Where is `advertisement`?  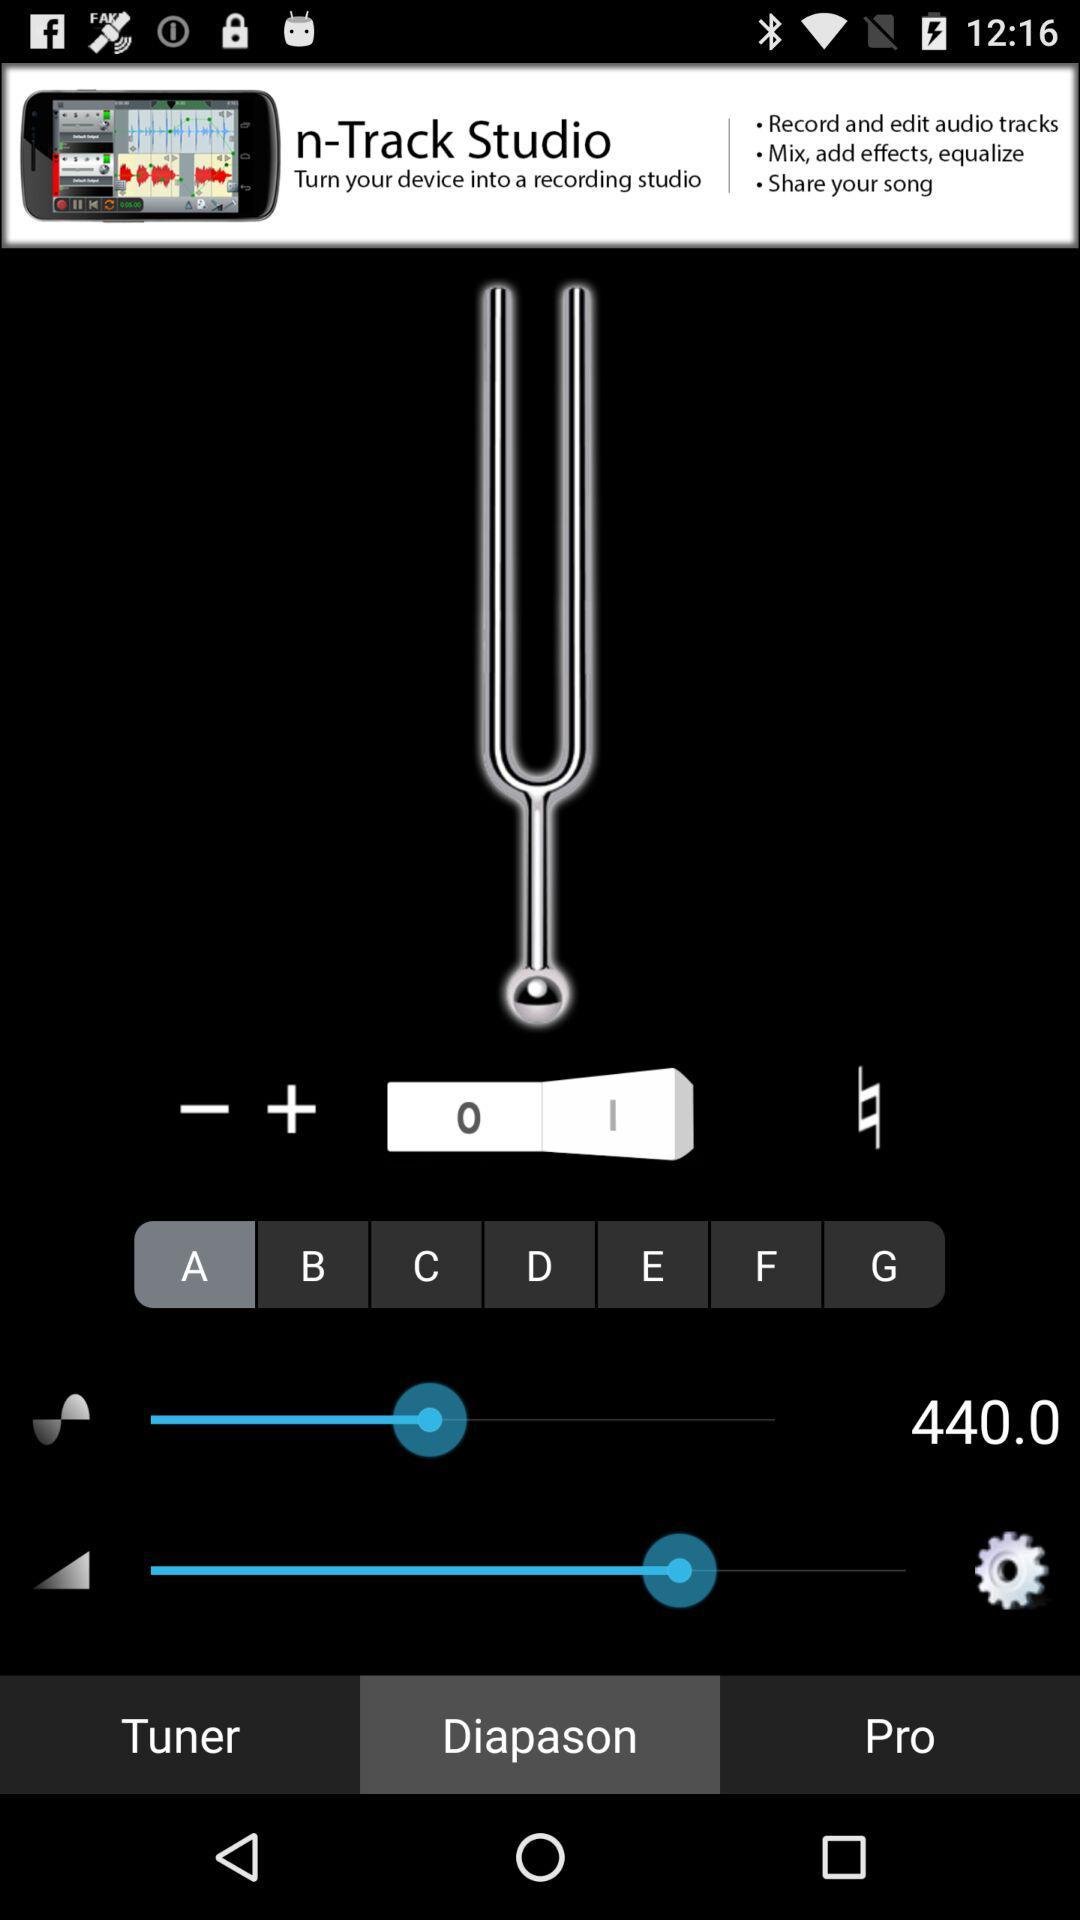
advertisement is located at coordinates (540, 154).